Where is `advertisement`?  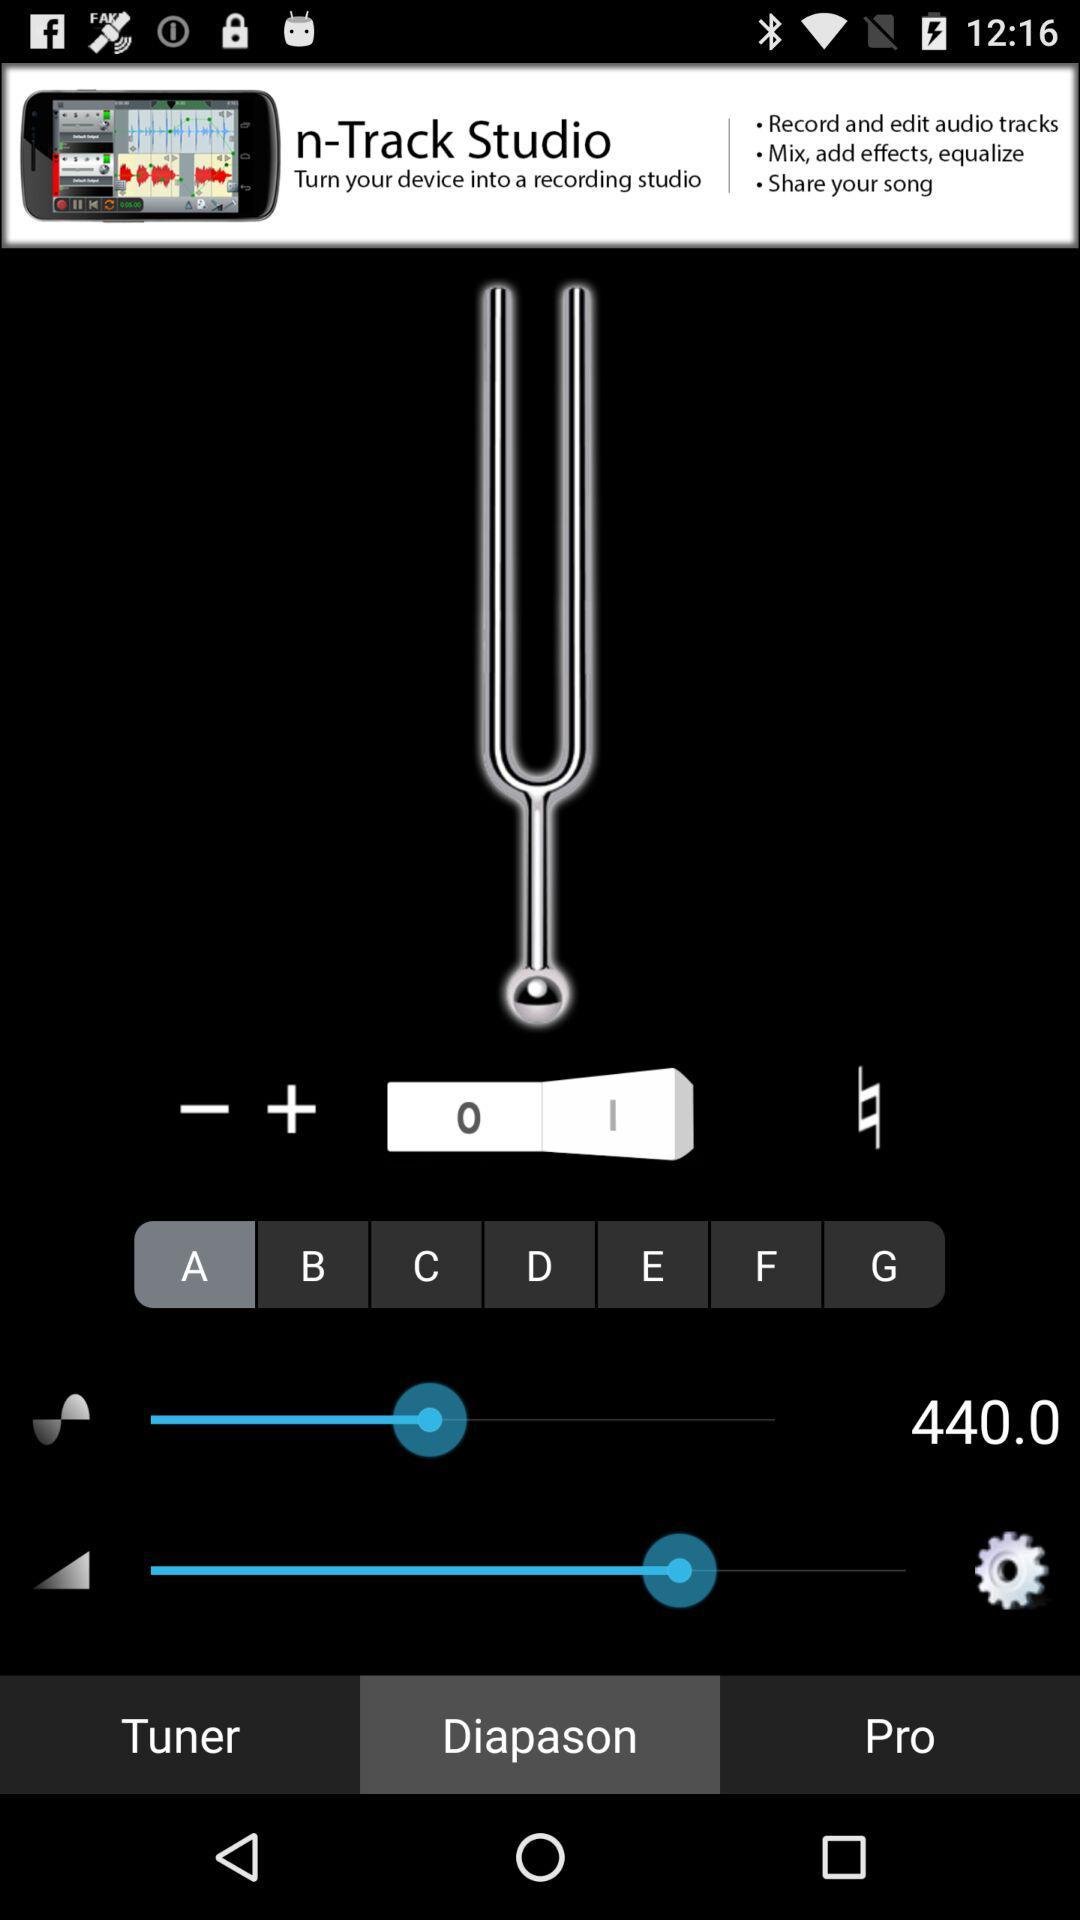
advertisement is located at coordinates (540, 154).